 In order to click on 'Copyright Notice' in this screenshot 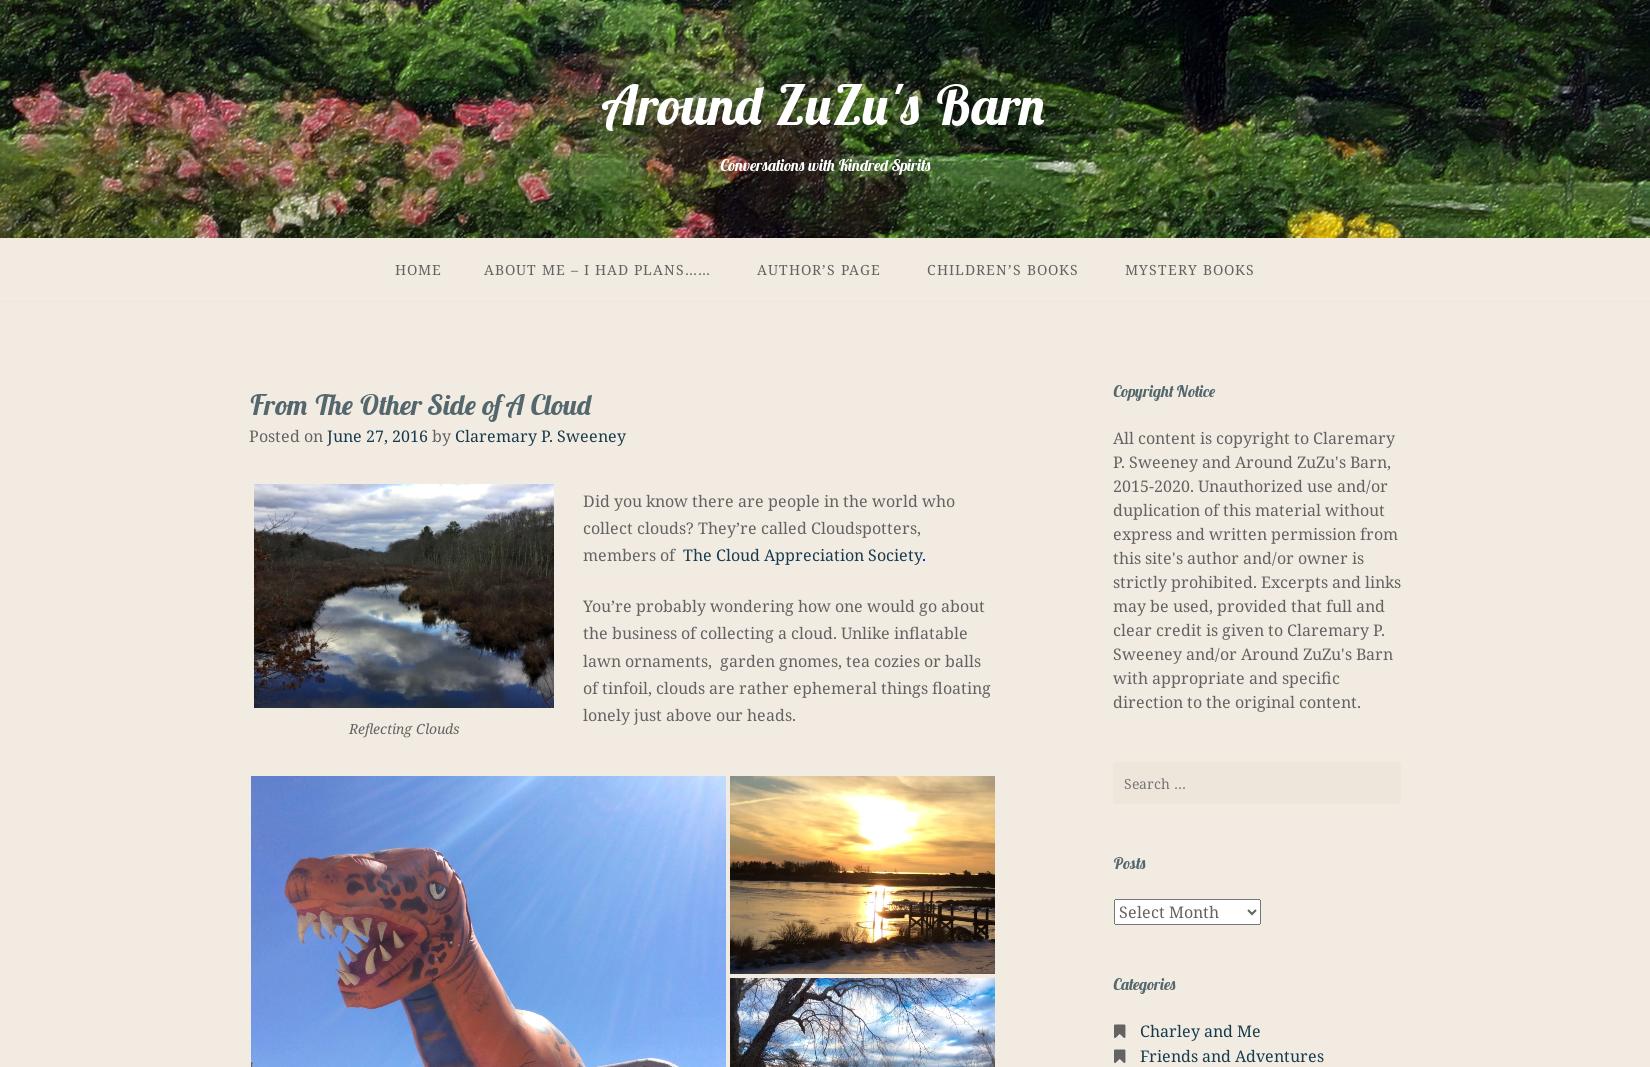, I will do `click(1164, 389)`.